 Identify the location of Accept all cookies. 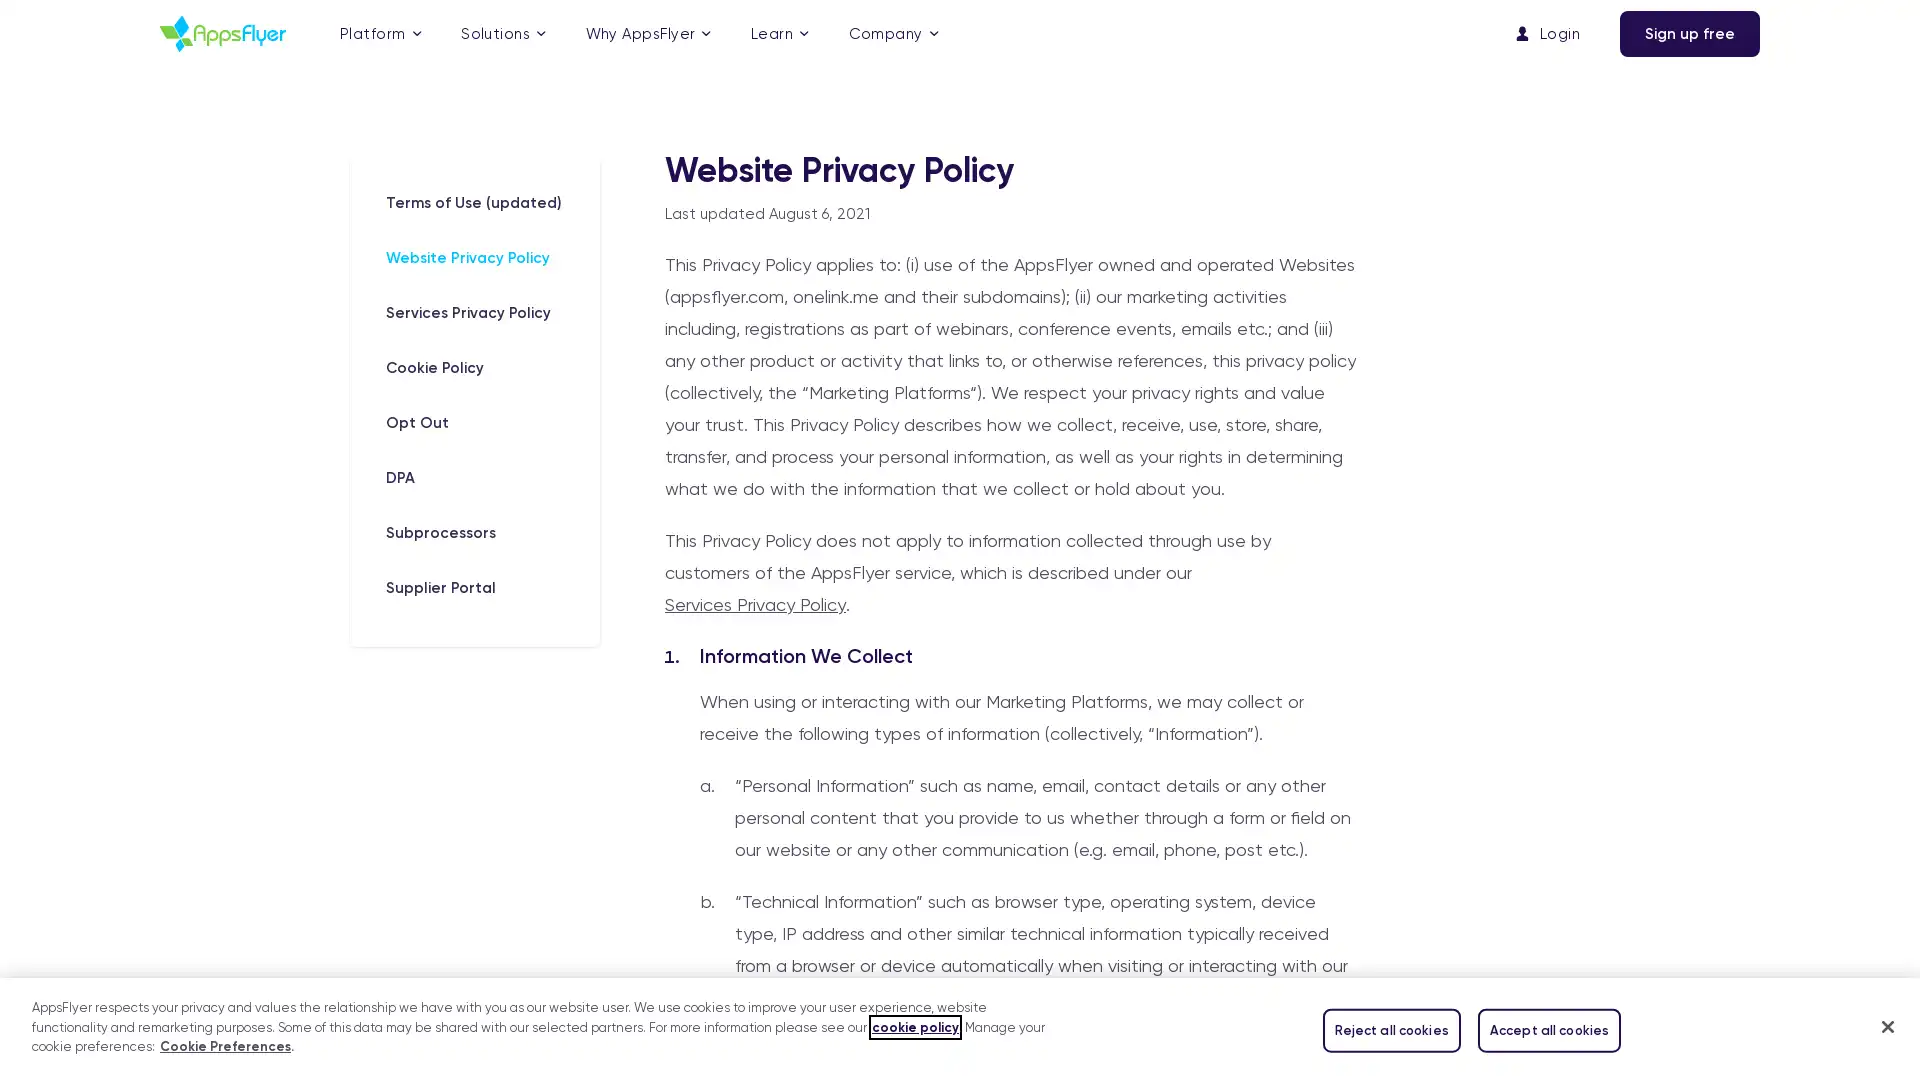
(1548, 1029).